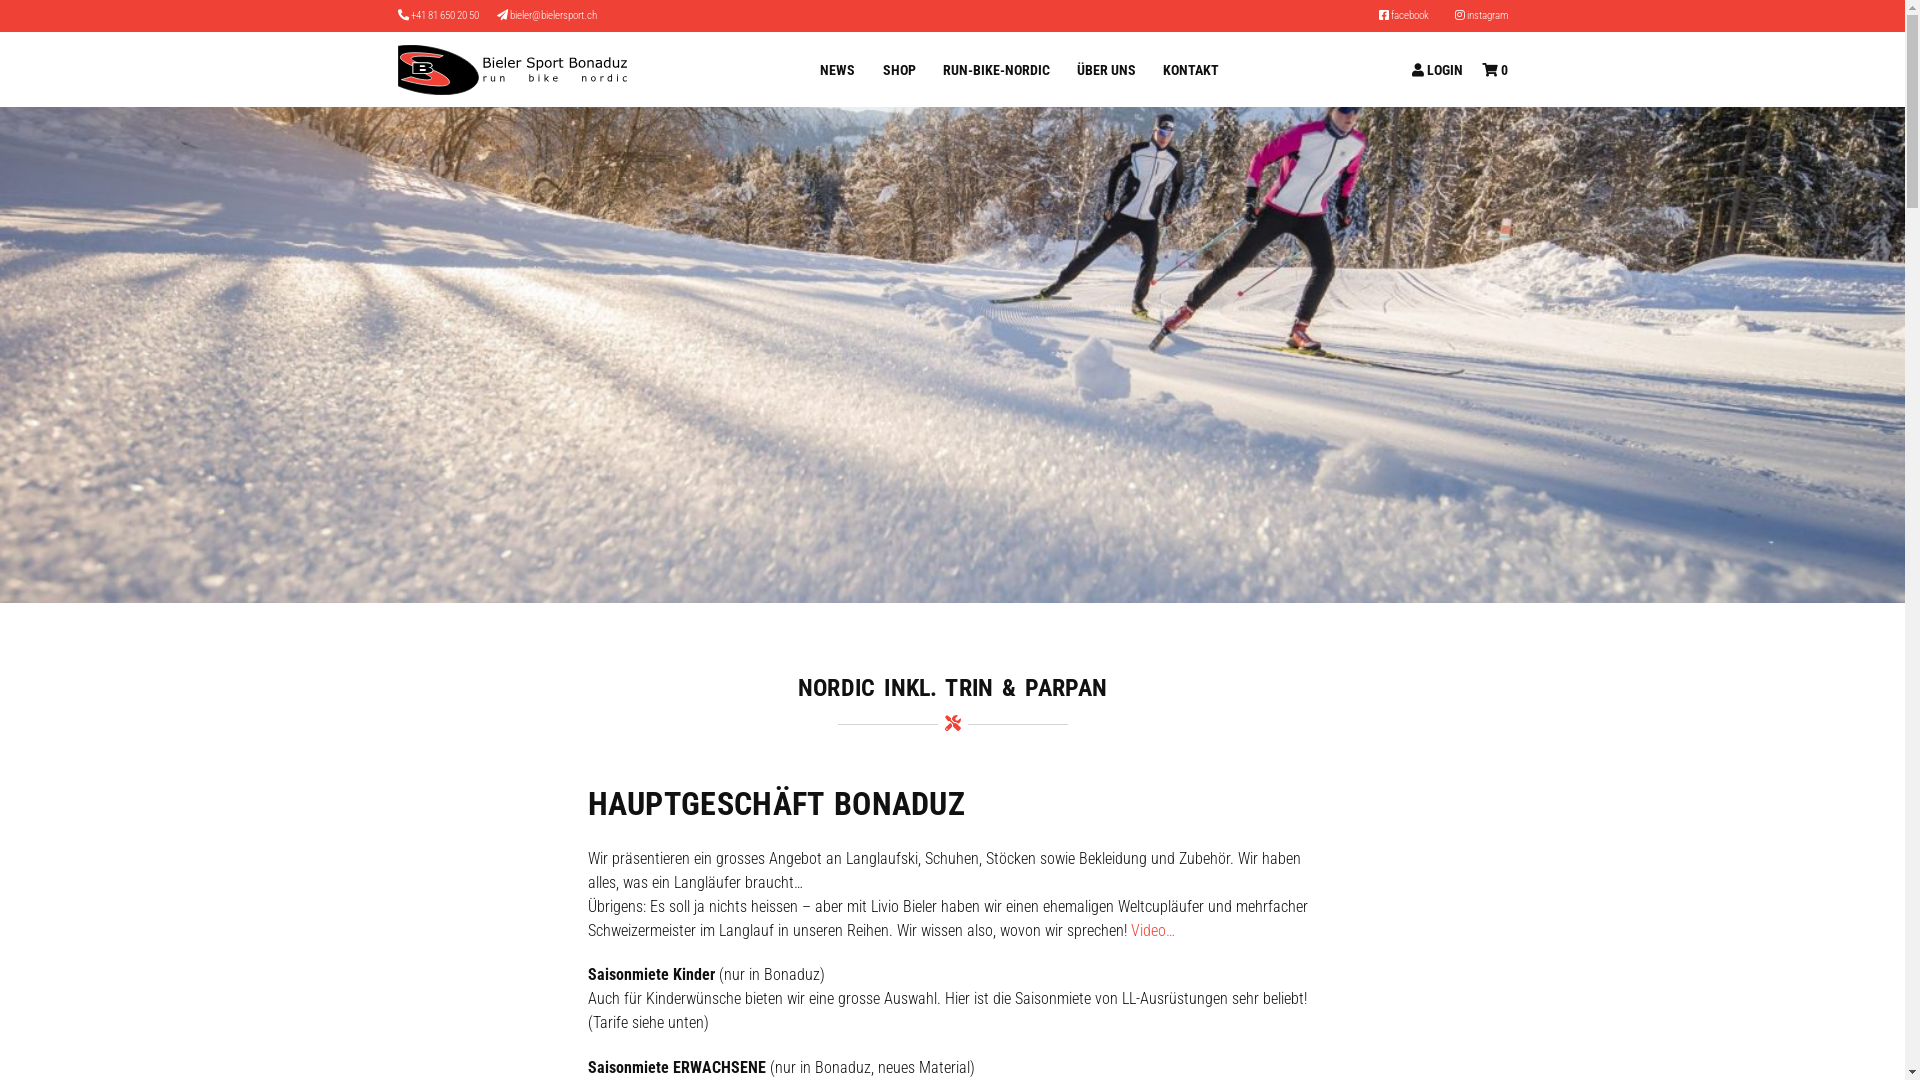  What do you see at coordinates (1480, 15) in the screenshot?
I see `'instagram'` at bounding box center [1480, 15].